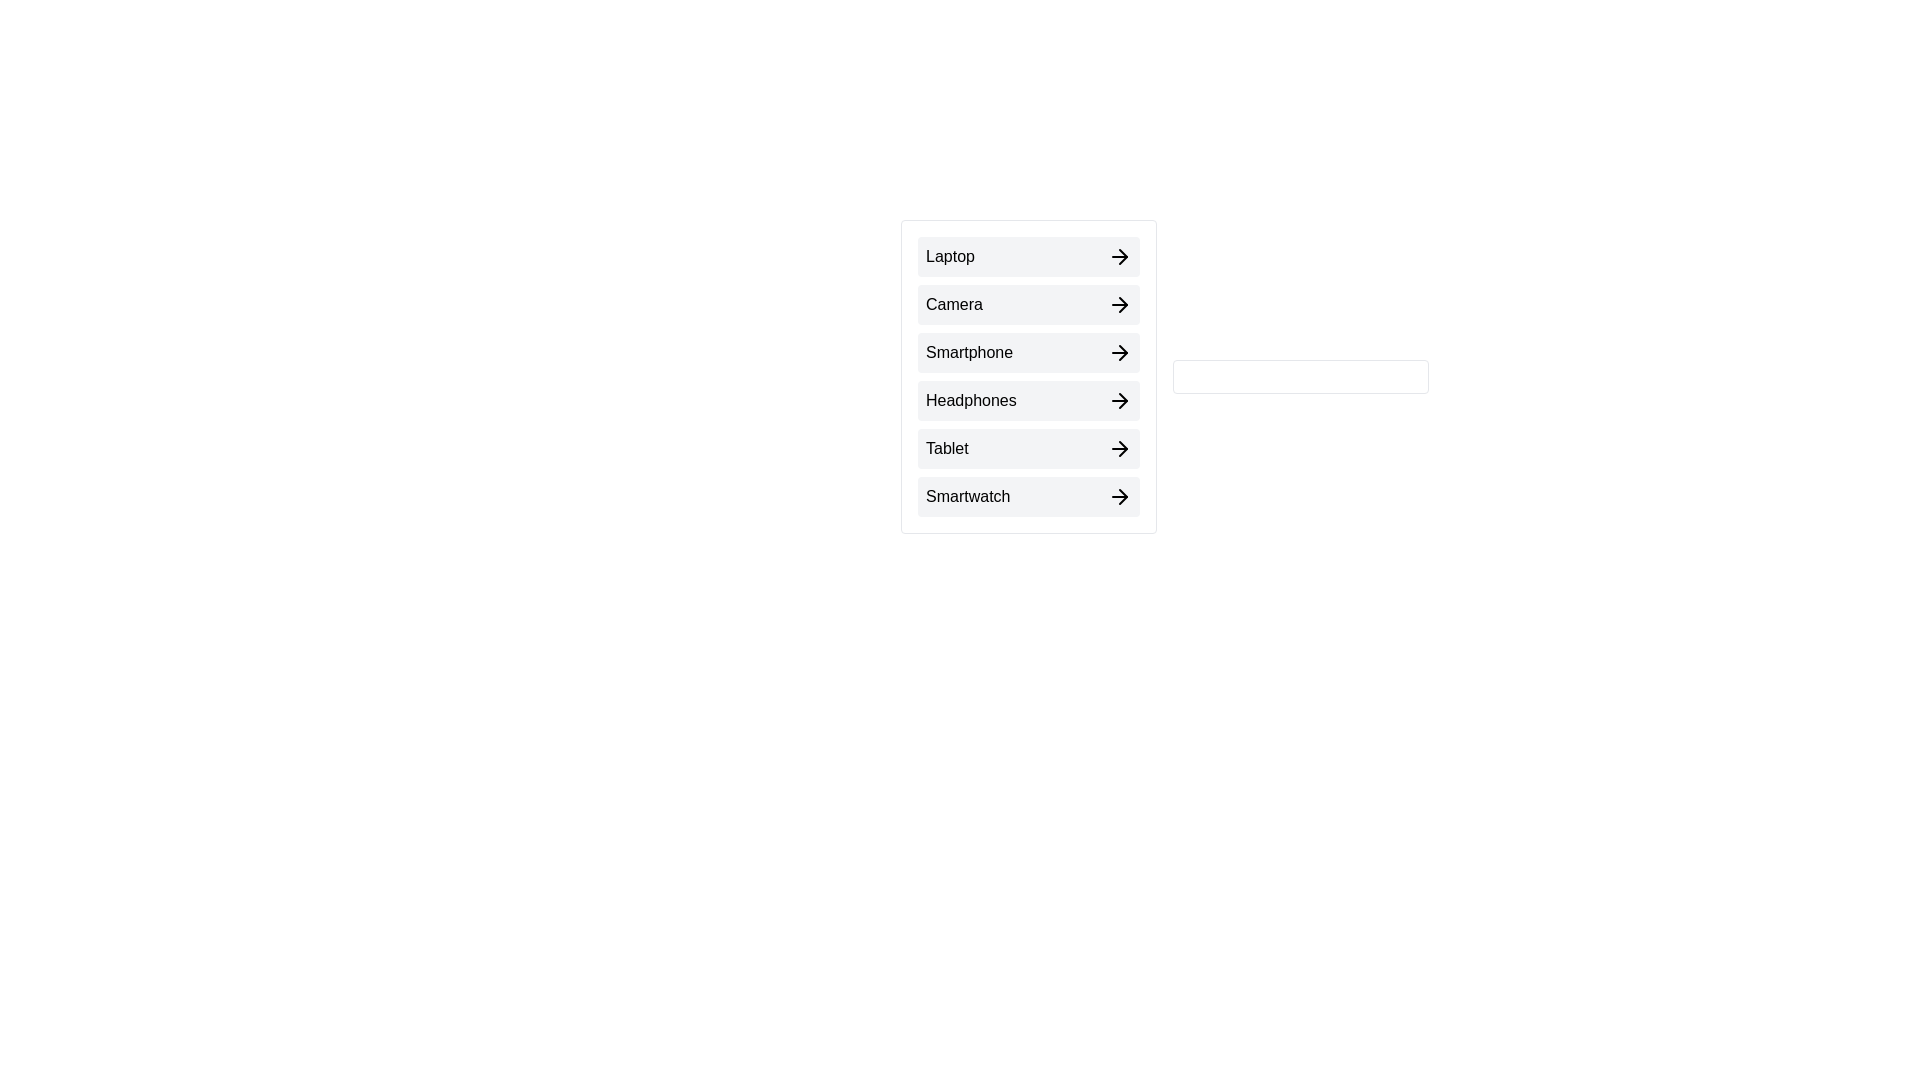 This screenshot has width=1920, height=1080. Describe the element at coordinates (1028, 447) in the screenshot. I see `the arrow button next to Tablet to move it to the right list` at that location.